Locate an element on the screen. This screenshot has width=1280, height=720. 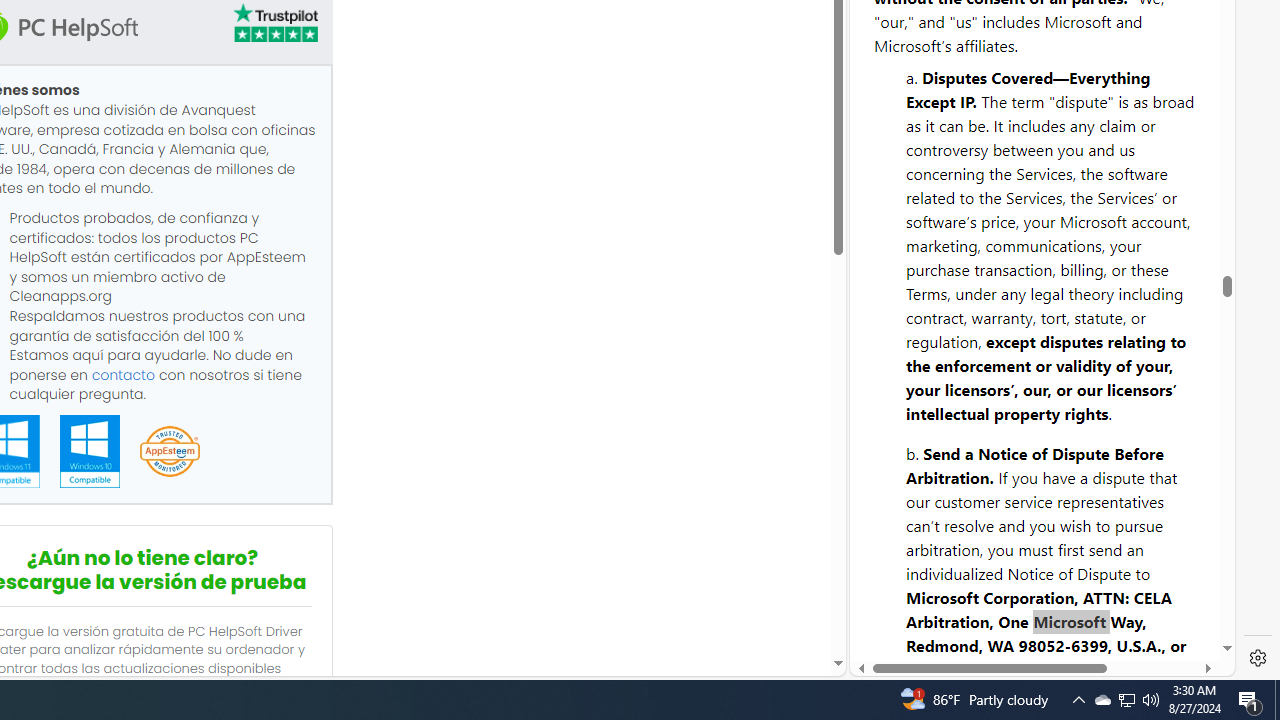
'Windows 10 Compatible' is located at coordinates (88, 451).